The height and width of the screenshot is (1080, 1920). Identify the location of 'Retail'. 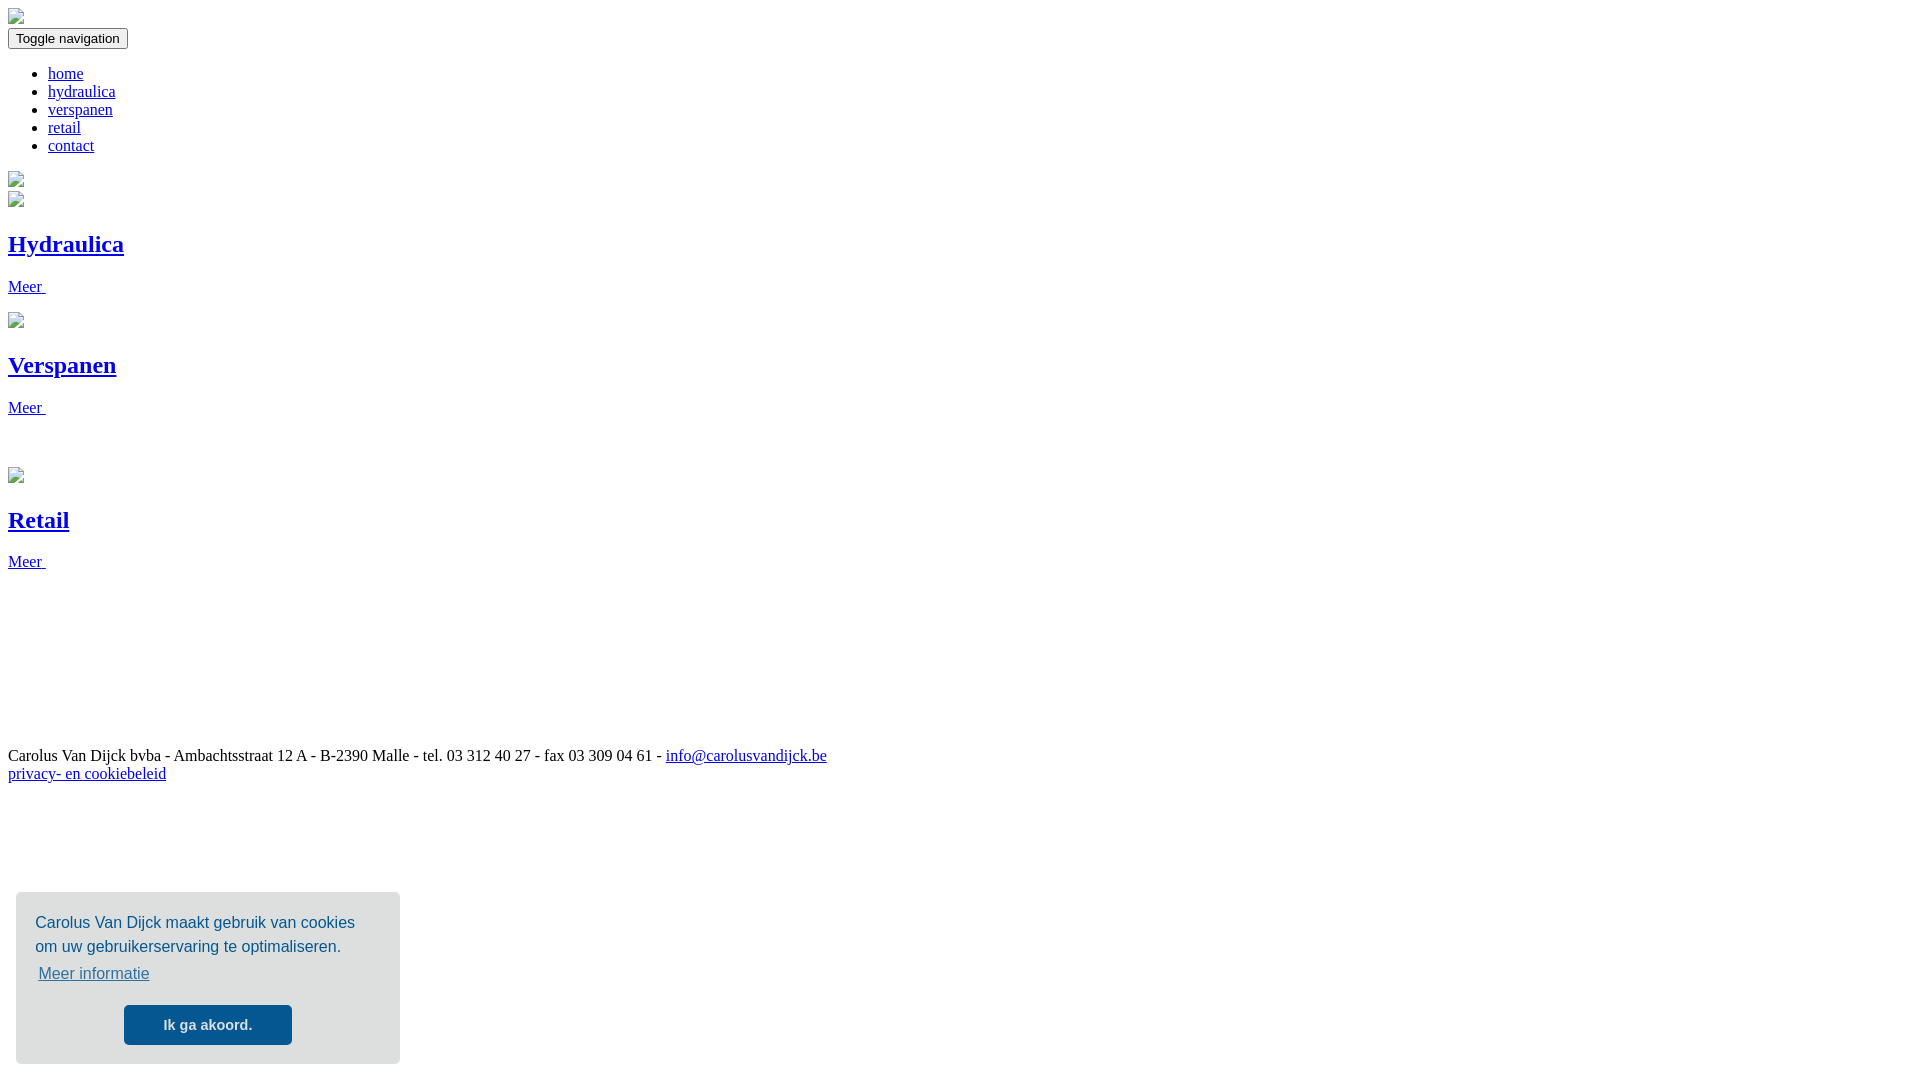
(8, 519).